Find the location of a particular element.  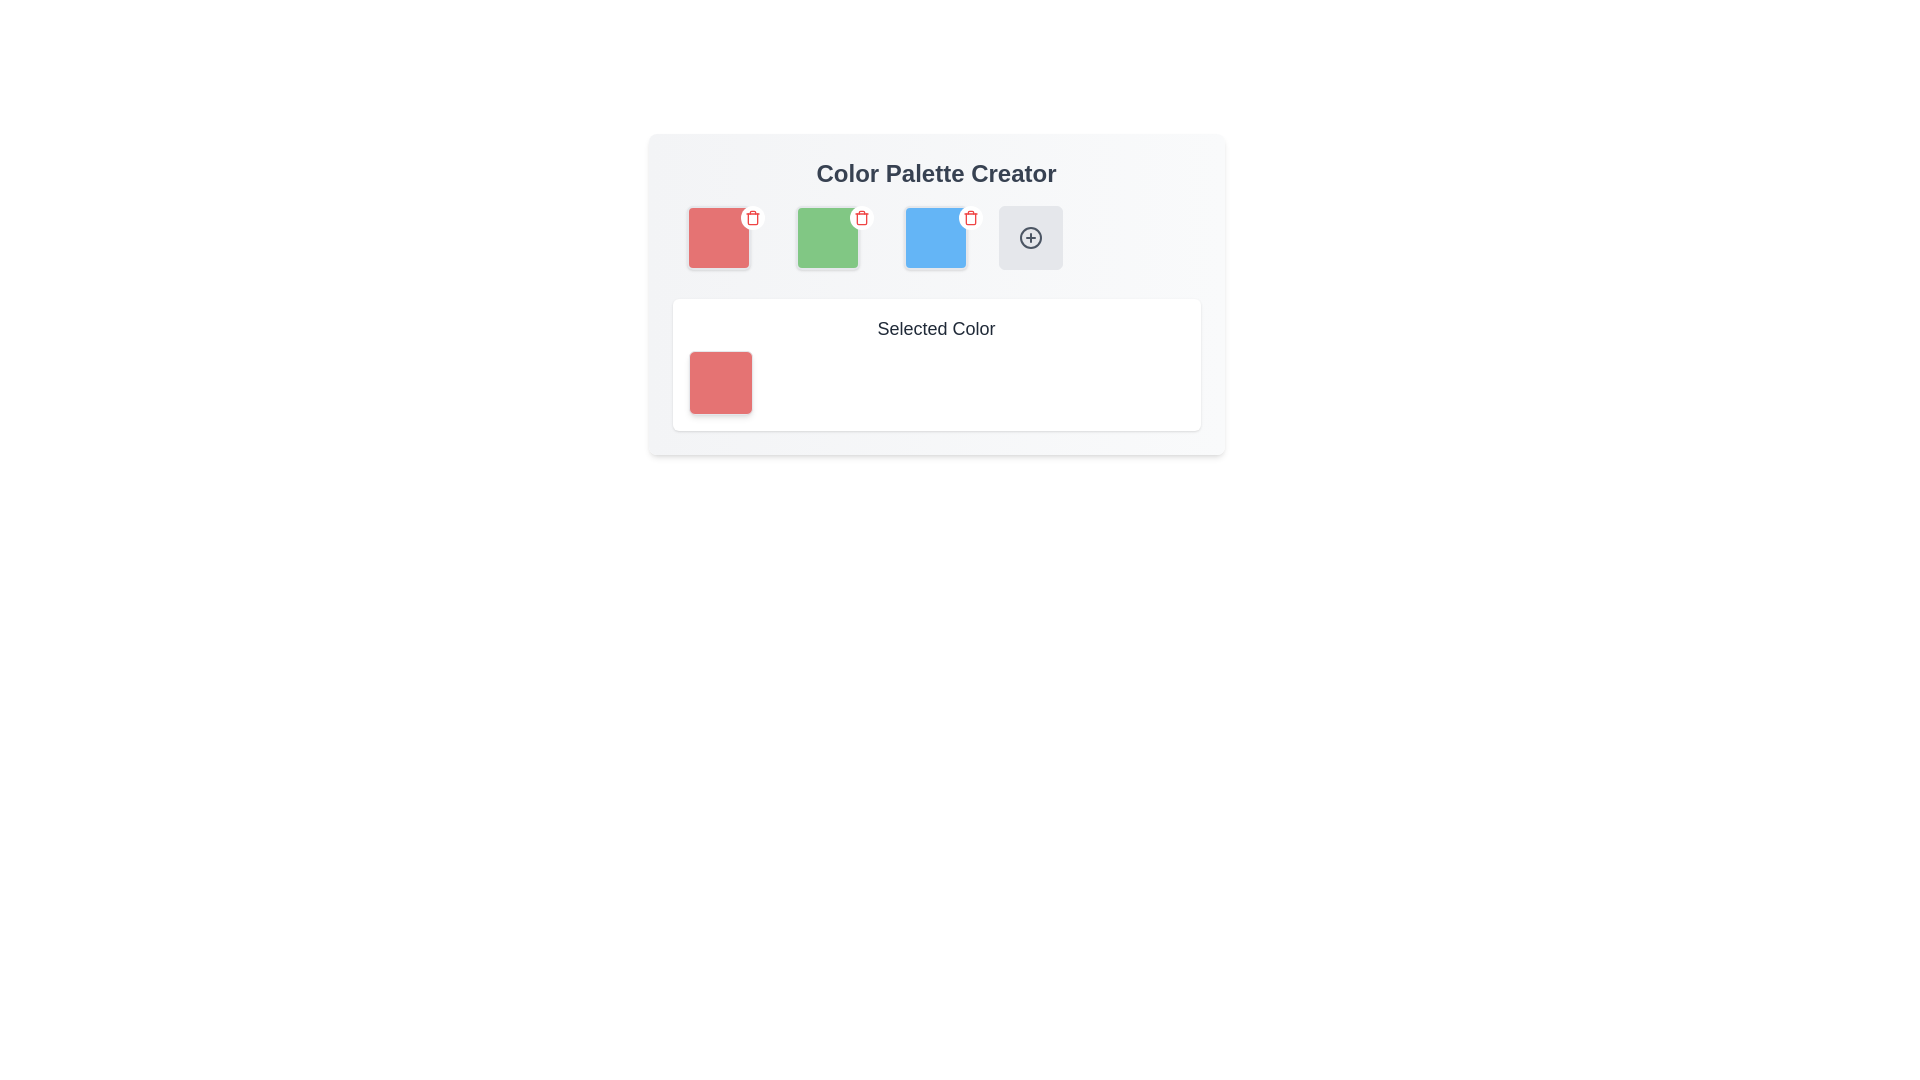

the gray circular icon with a '+' sign is located at coordinates (1030, 237).